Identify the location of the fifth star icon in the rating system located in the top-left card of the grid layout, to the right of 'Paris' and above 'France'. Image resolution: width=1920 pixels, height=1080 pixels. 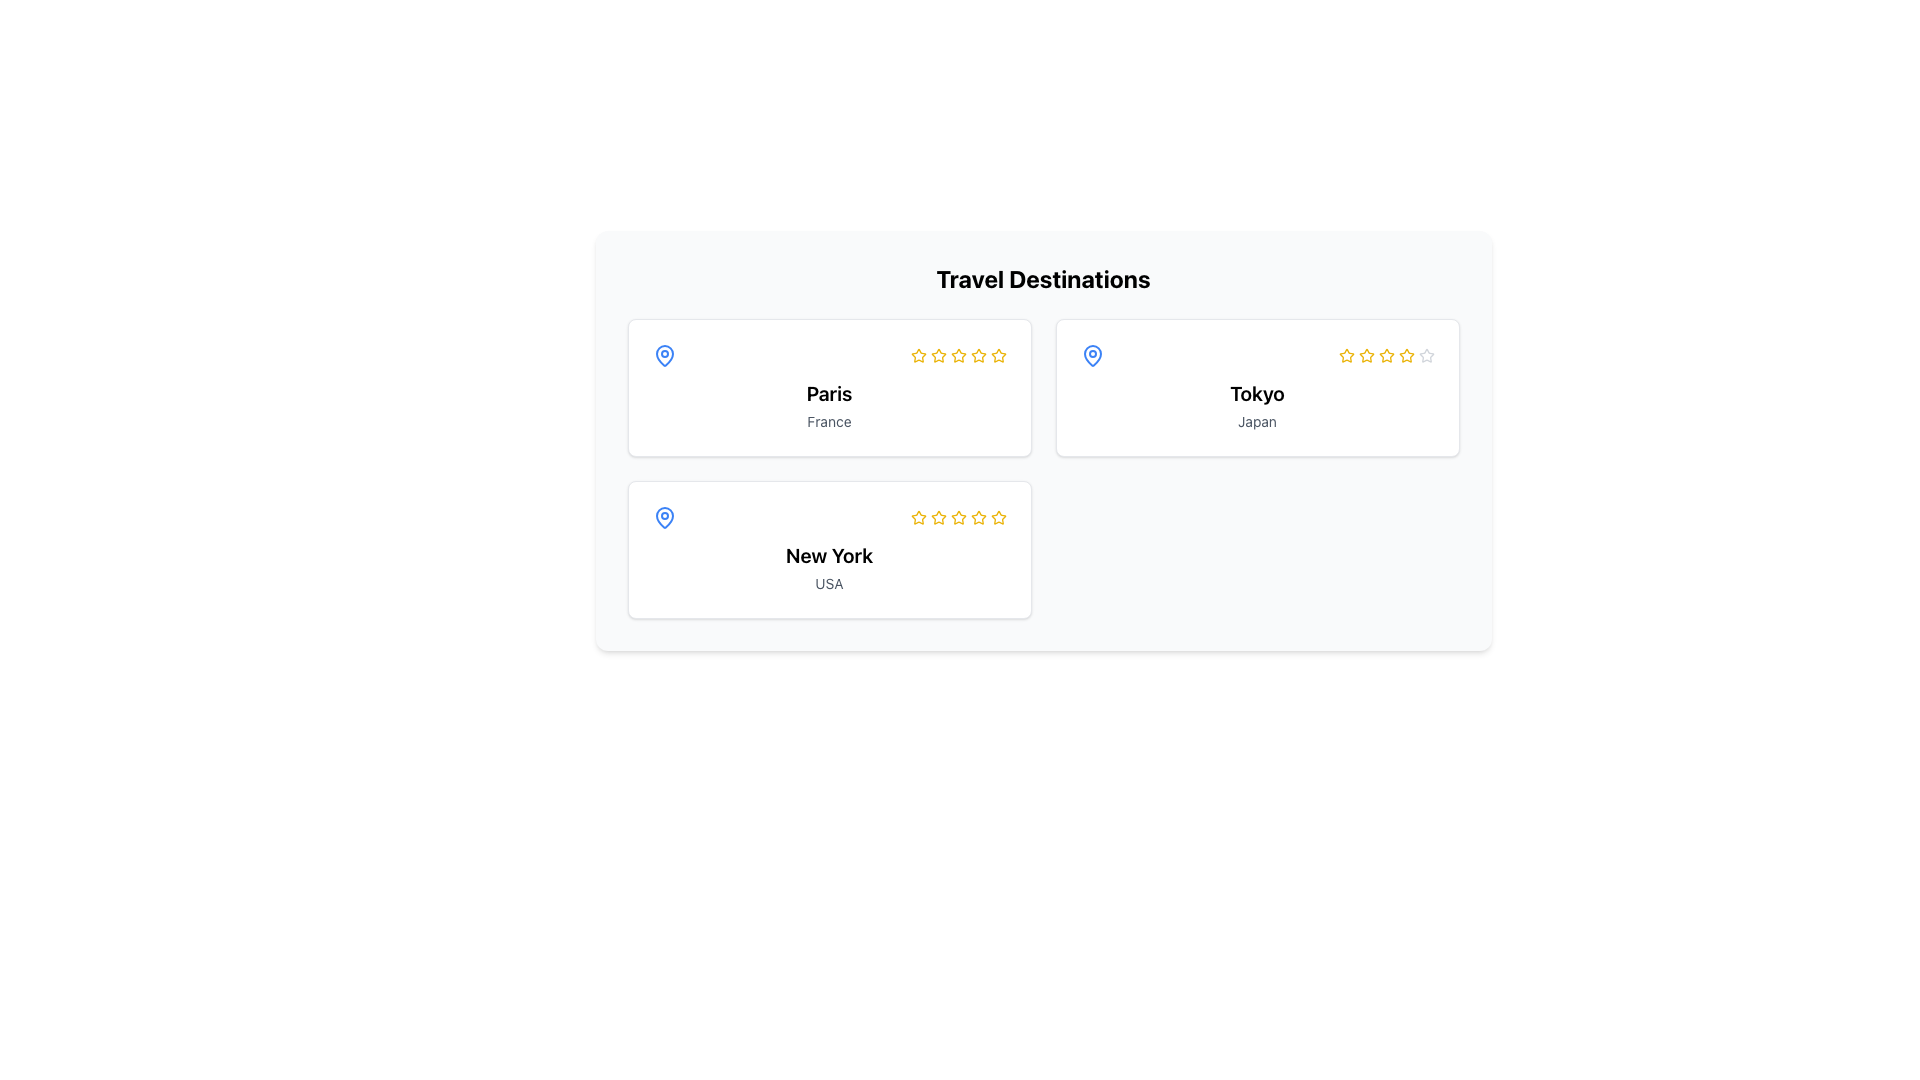
(998, 354).